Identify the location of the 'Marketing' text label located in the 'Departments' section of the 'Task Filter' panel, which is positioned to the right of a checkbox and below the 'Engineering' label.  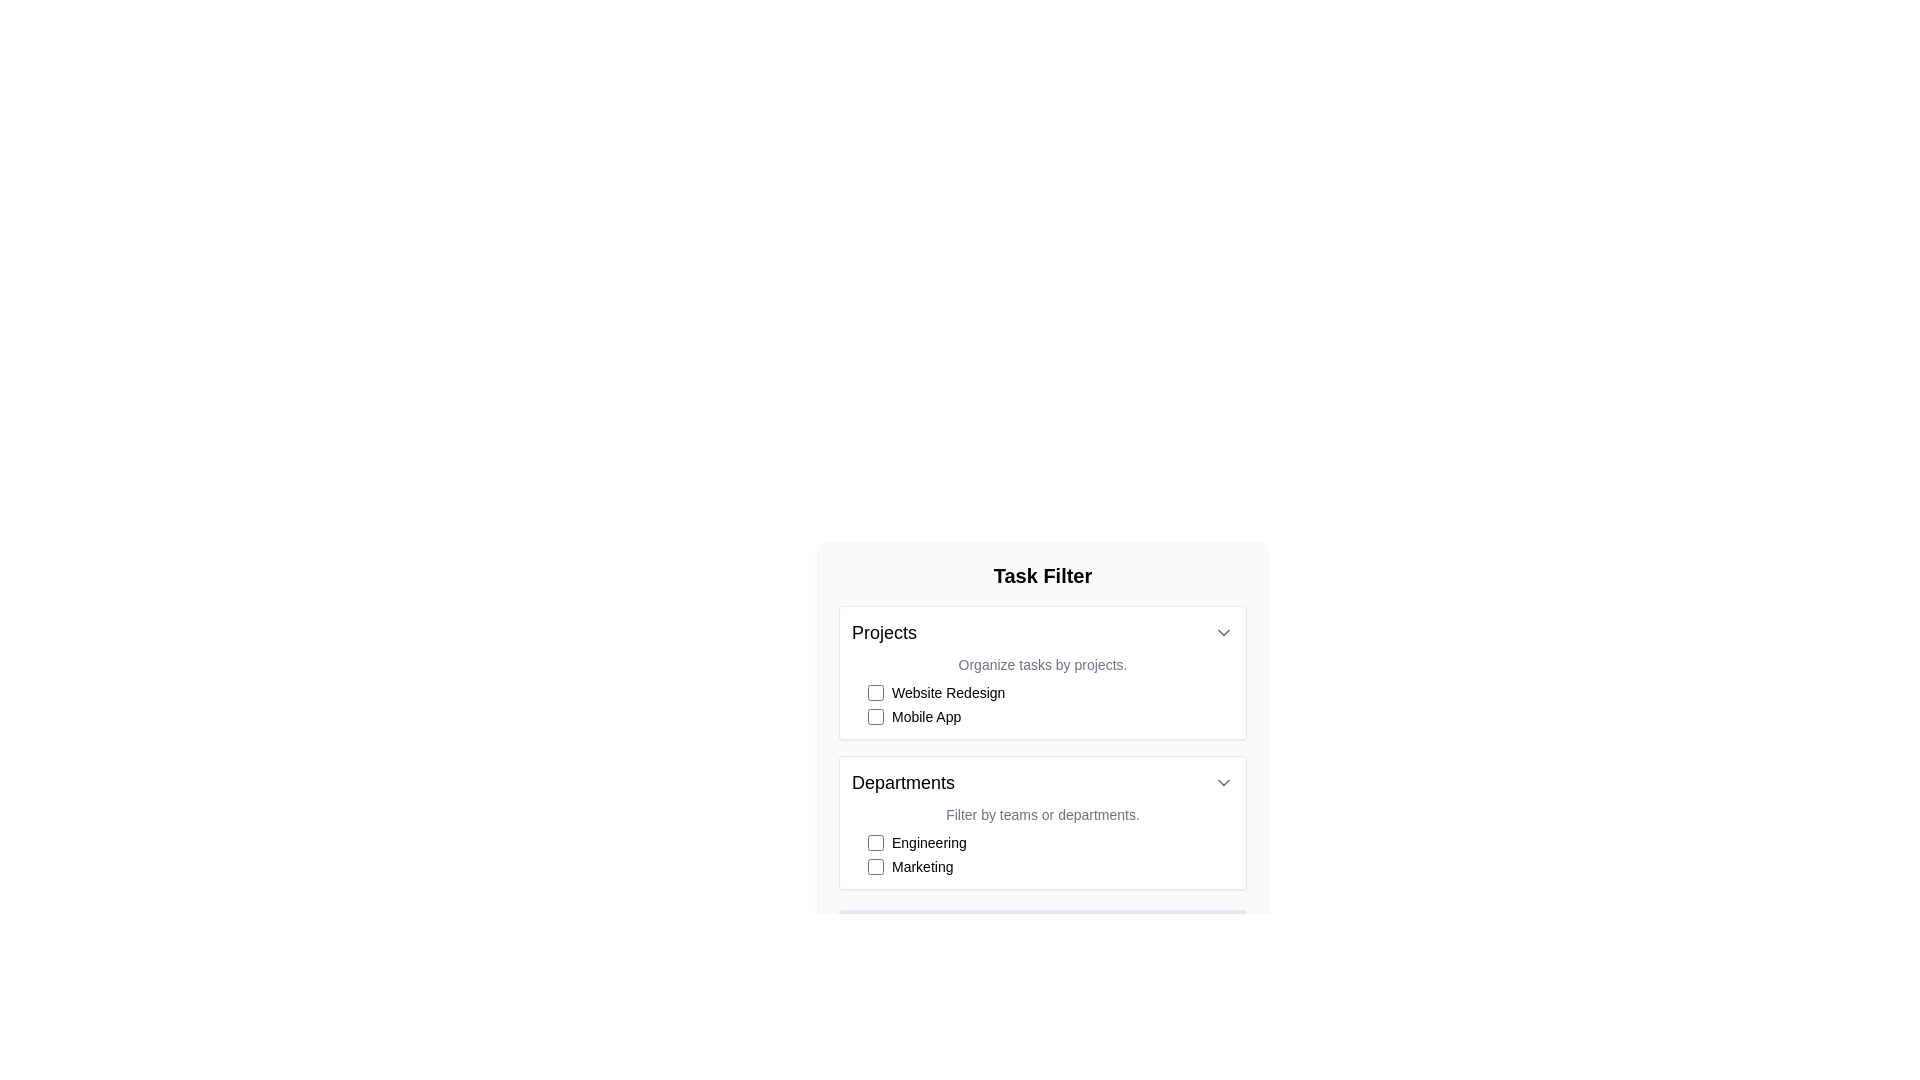
(921, 866).